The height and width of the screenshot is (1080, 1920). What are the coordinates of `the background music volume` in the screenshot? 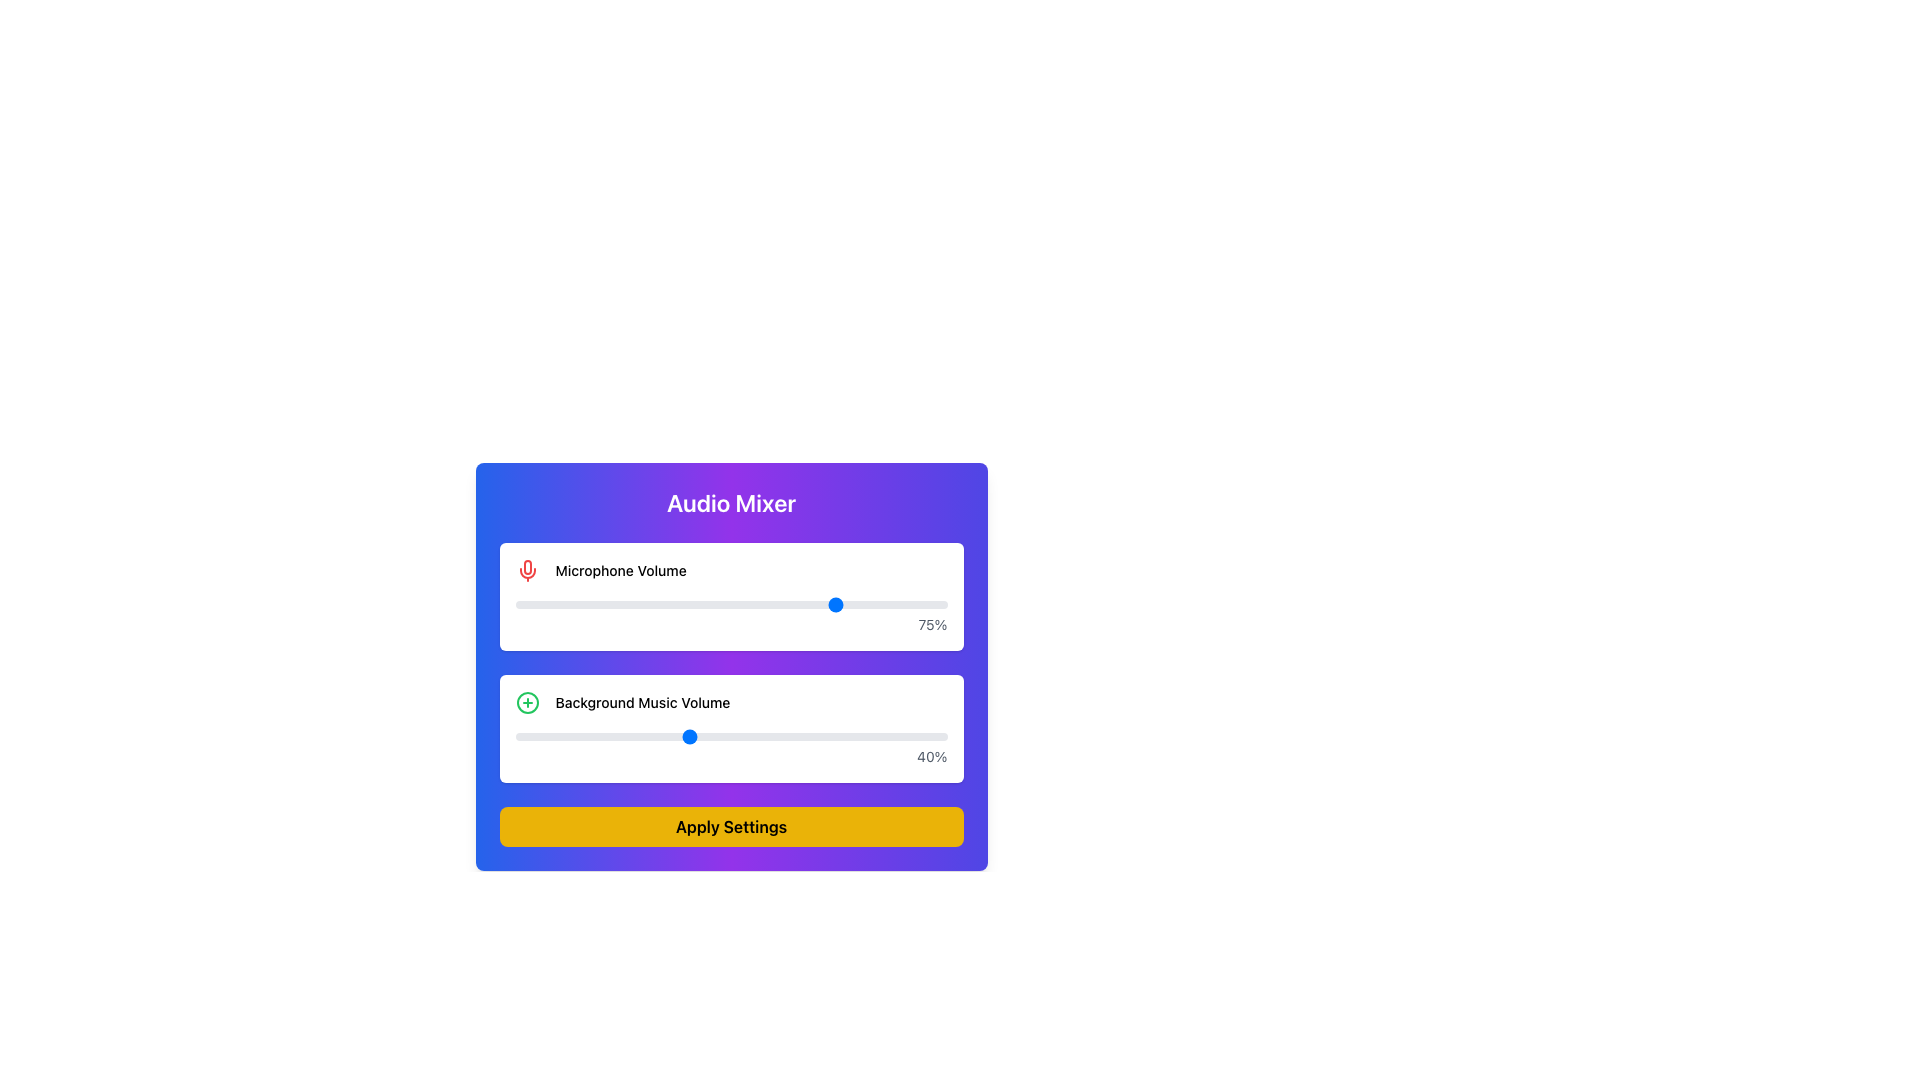 It's located at (532, 736).